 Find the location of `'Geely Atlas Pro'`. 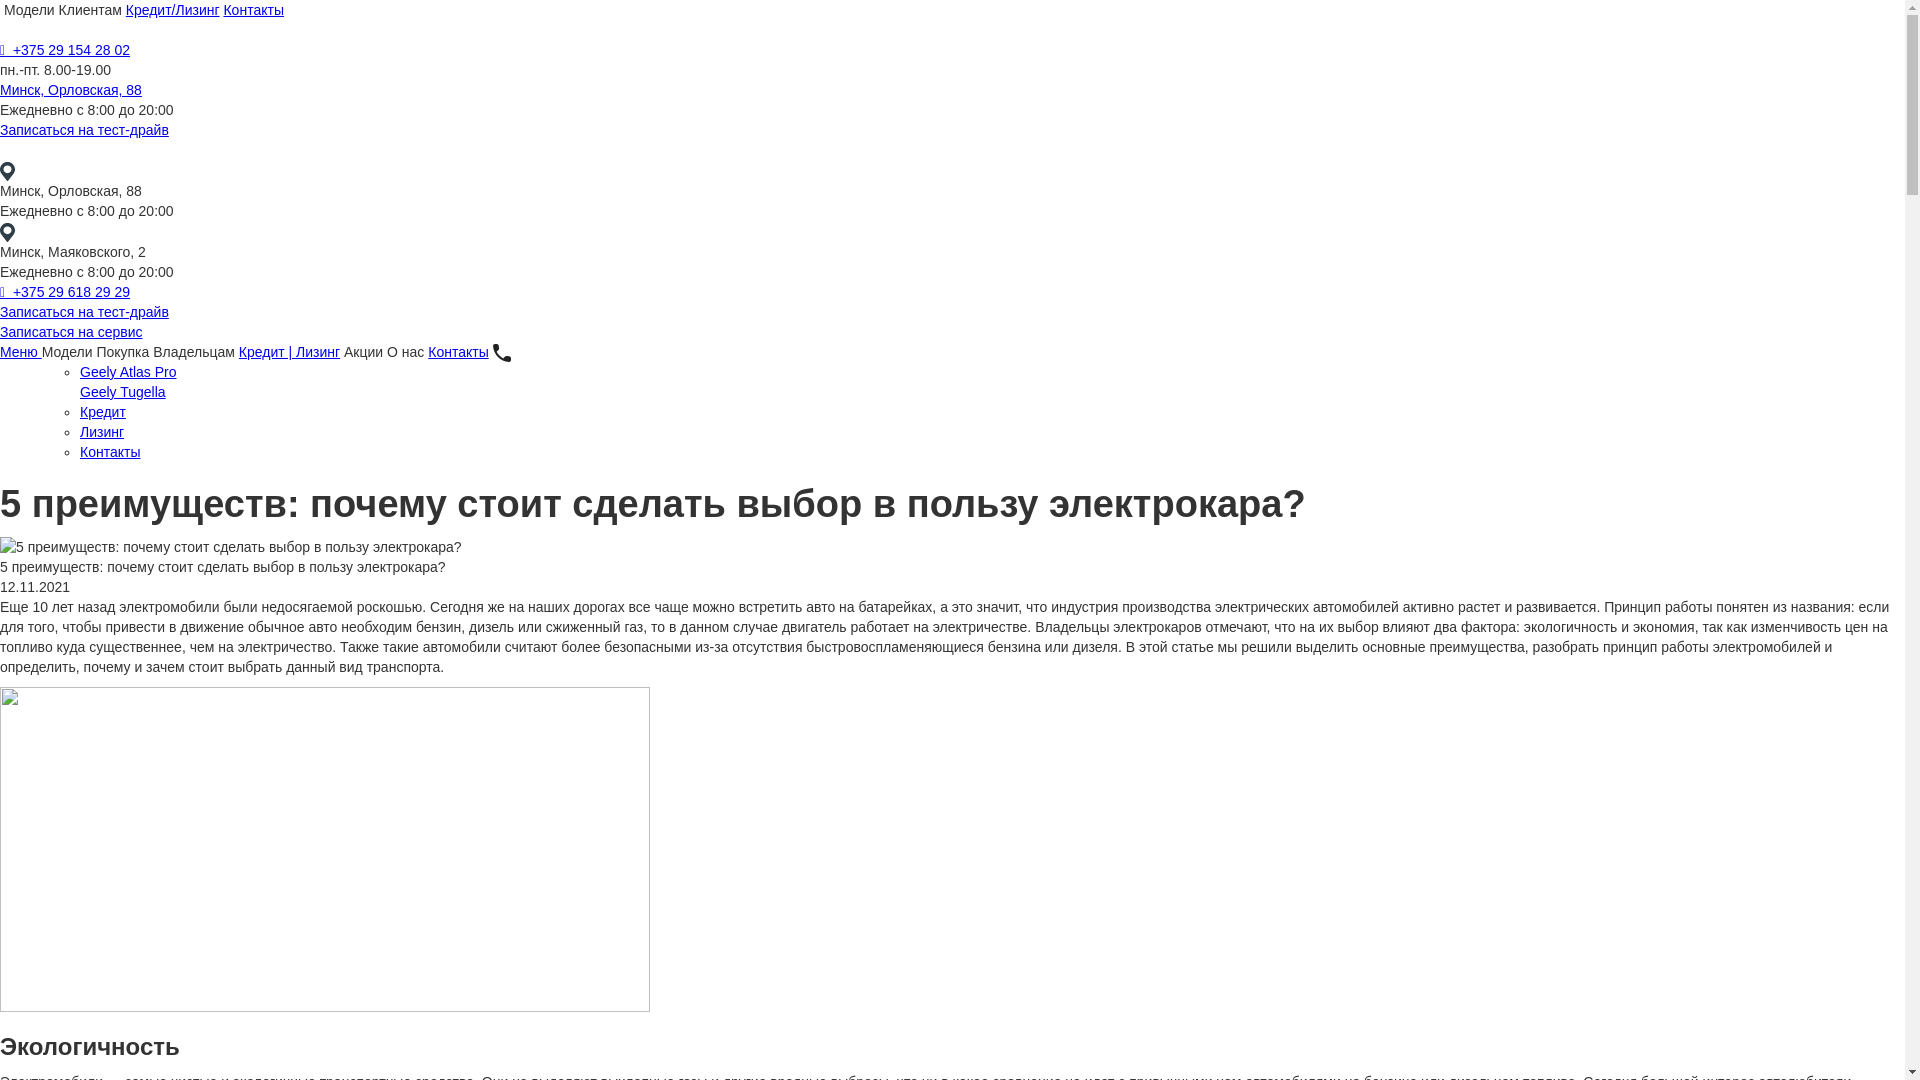

'Geely Atlas Pro' is located at coordinates (127, 371).